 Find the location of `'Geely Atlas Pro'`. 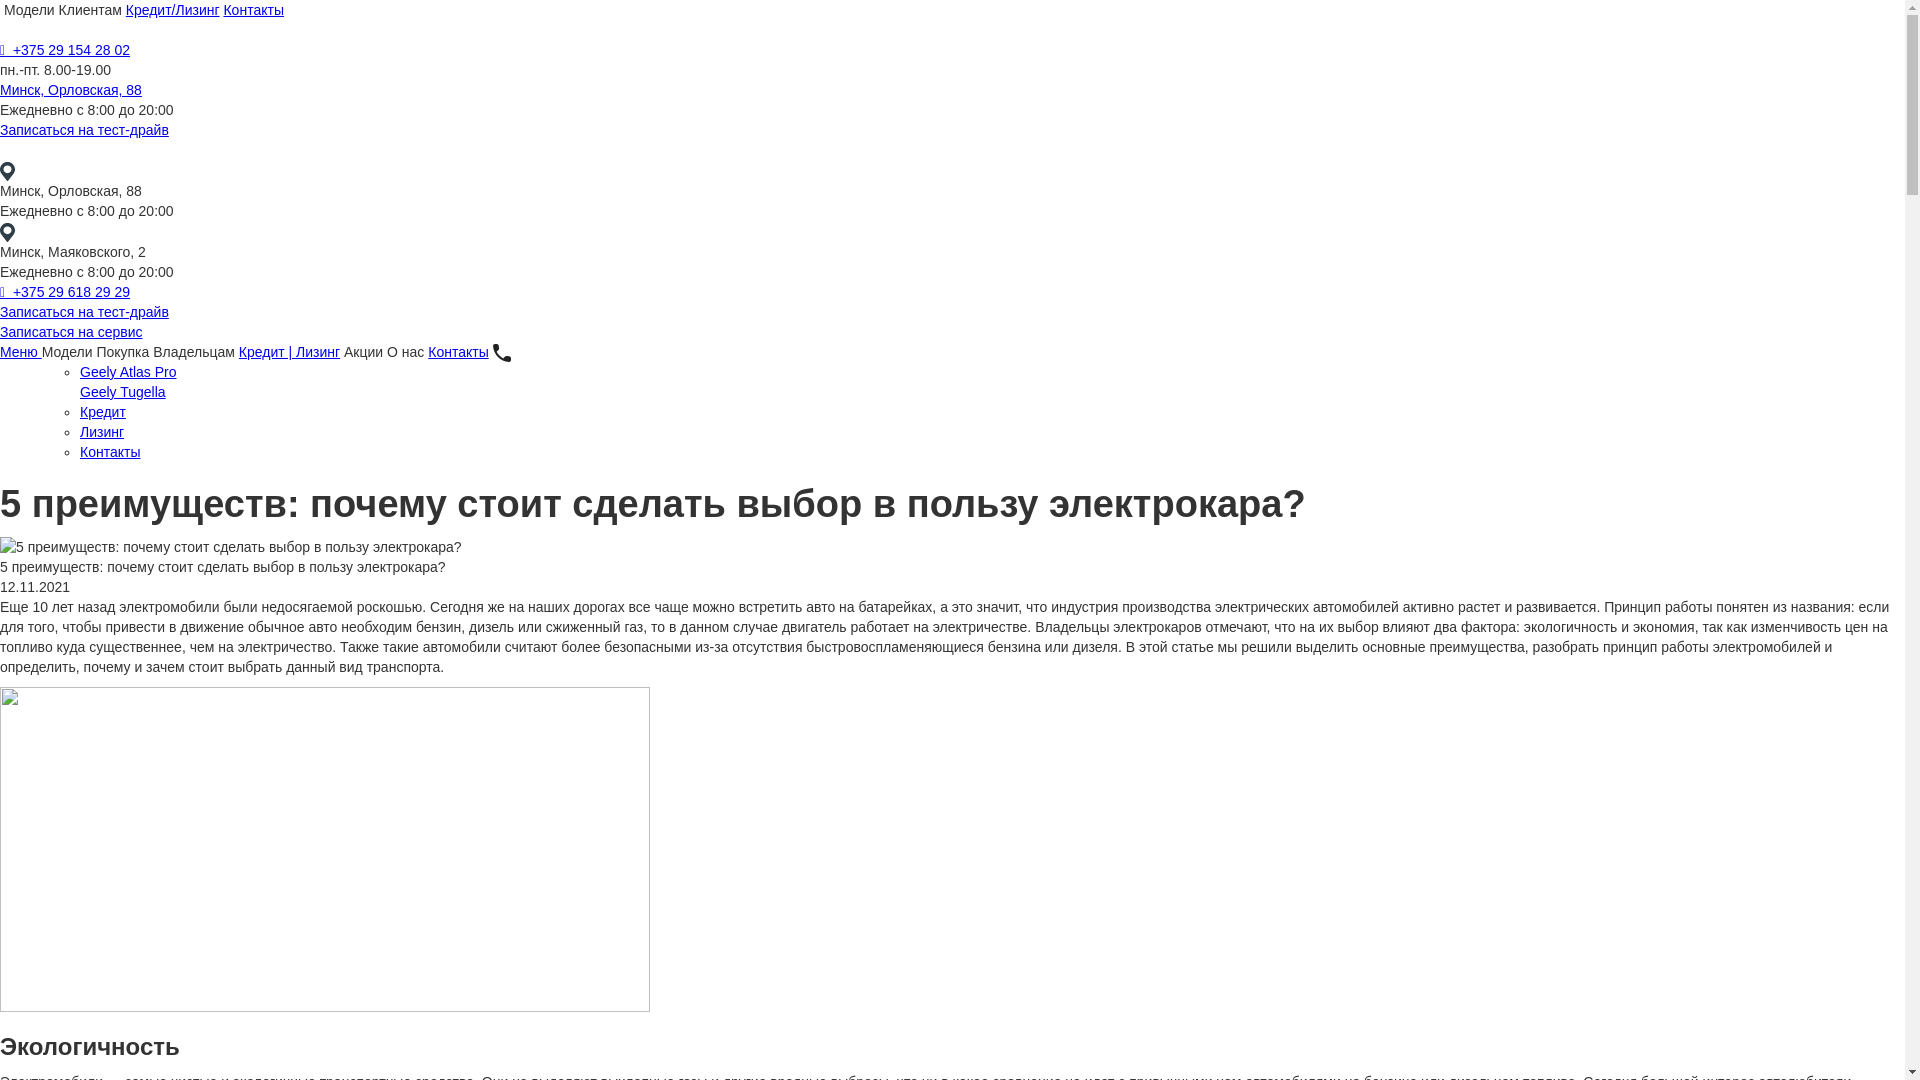

'Geely Atlas Pro' is located at coordinates (127, 371).